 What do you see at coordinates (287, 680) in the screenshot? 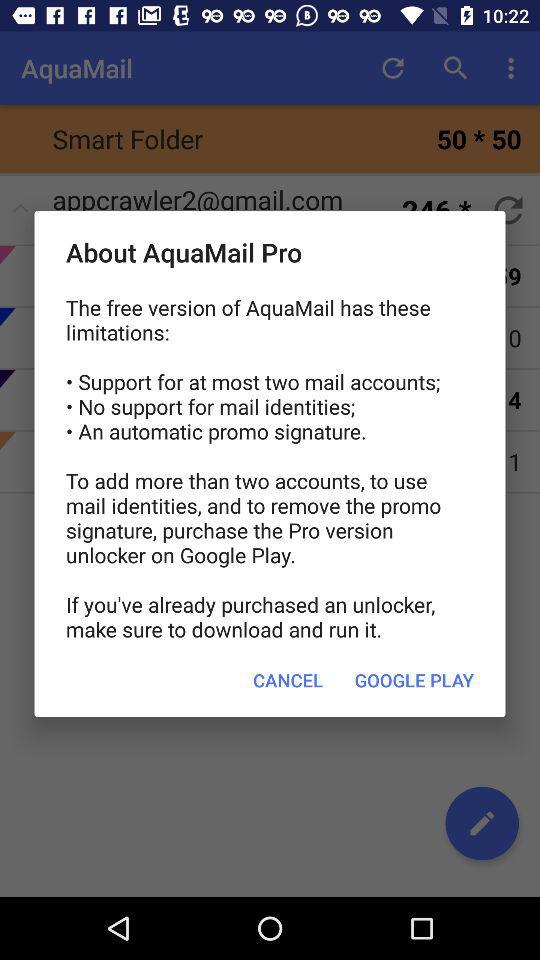
I see `the button at the bottom` at bounding box center [287, 680].